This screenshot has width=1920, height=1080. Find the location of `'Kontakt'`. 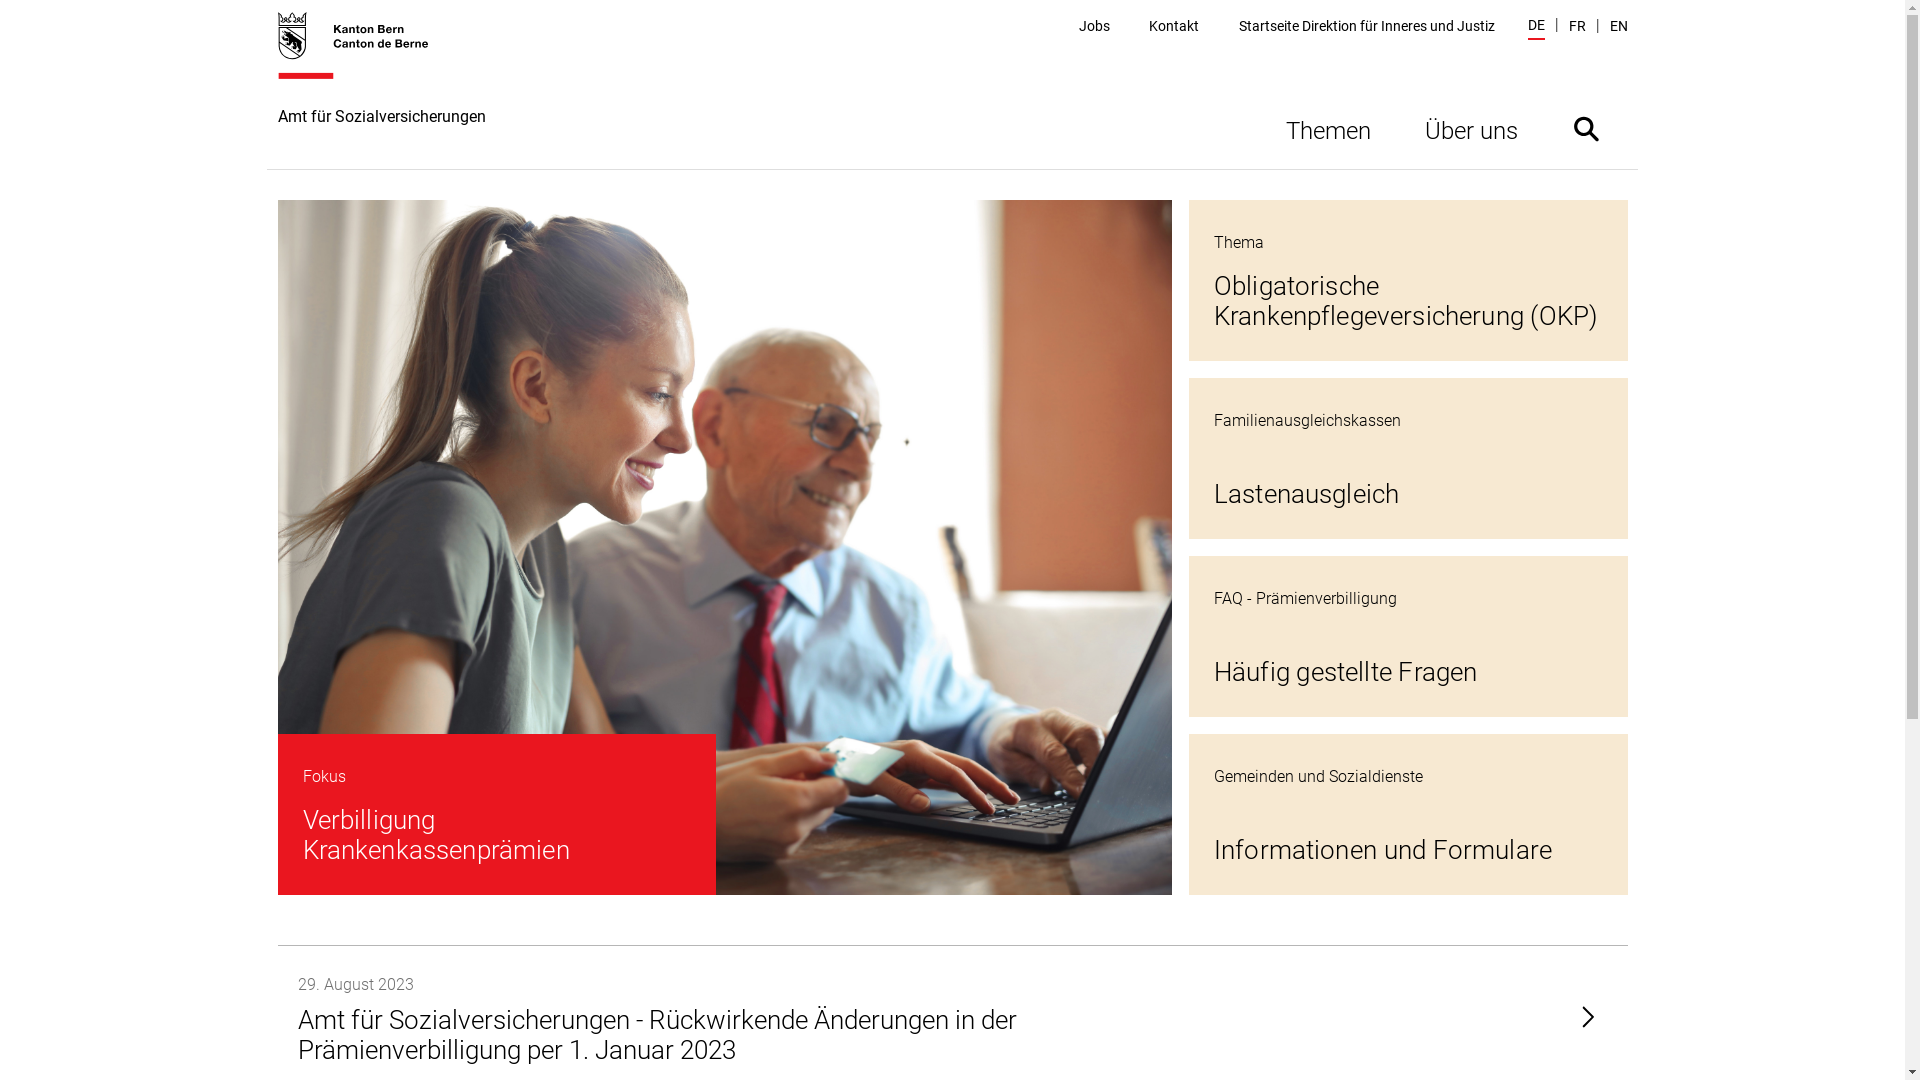

'Kontakt' is located at coordinates (1174, 26).